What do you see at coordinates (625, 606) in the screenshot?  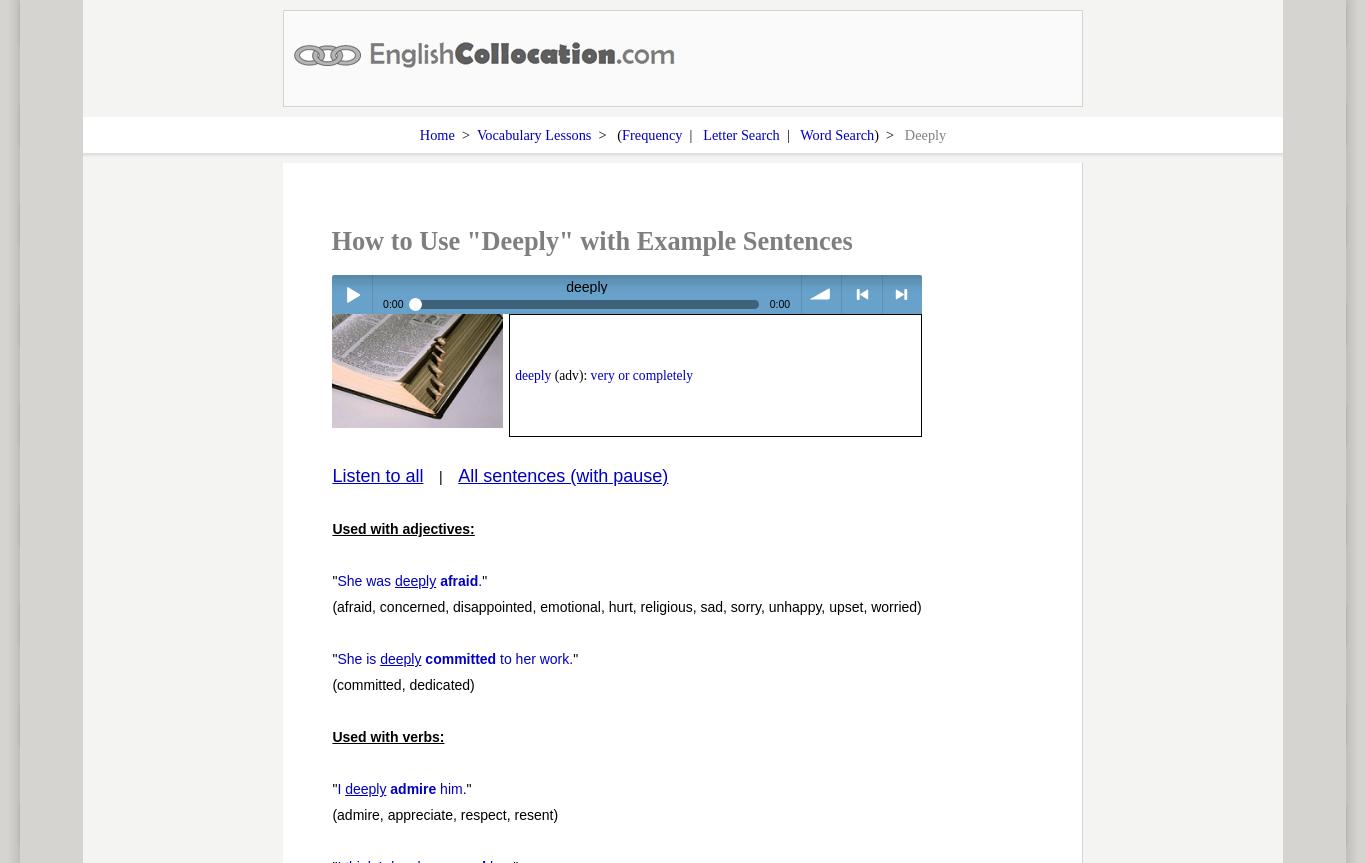 I see `'(afraid, concerned, disappointed, emotional, hurt, religious, sad, sorry, unhappy, upset, worried)'` at bounding box center [625, 606].